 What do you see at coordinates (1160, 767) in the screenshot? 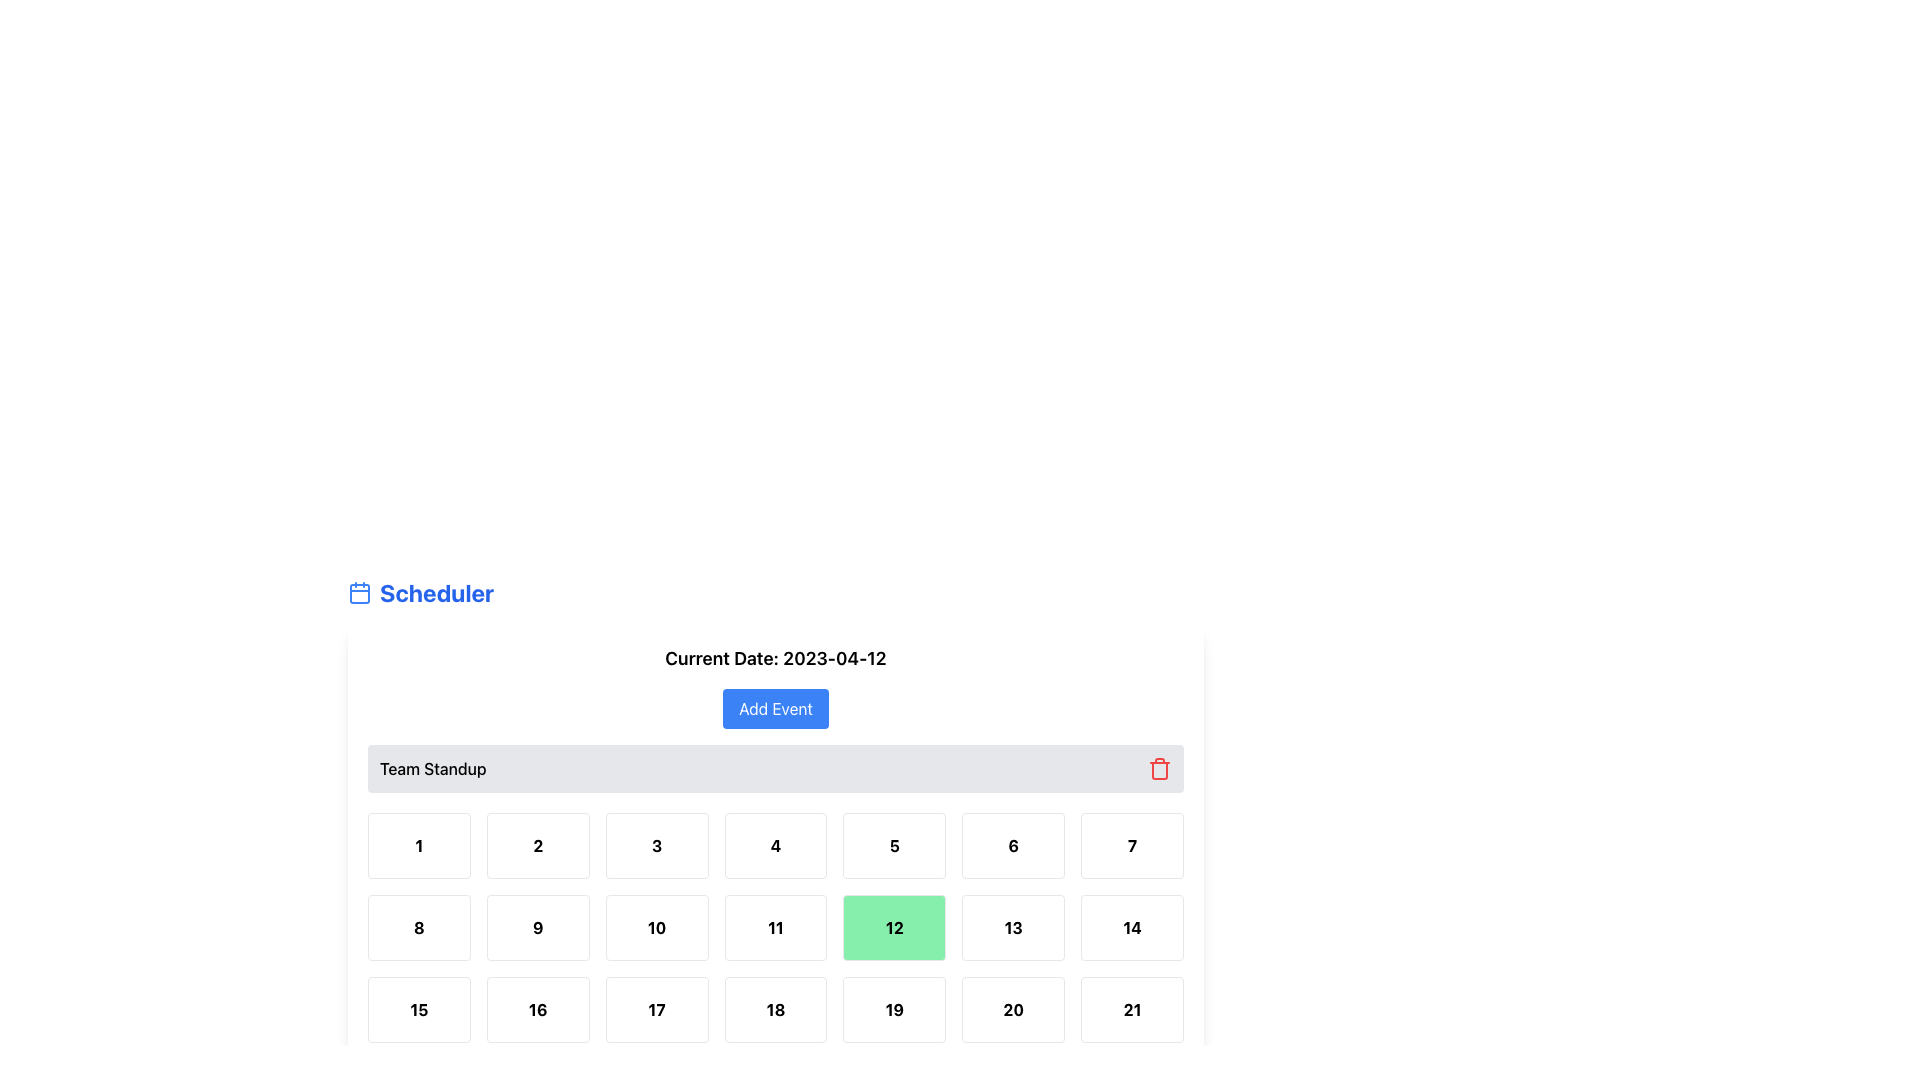
I see `the delete icon button located in the rightmost area of the horizontal bar labeled 'Team Standup'` at bounding box center [1160, 767].